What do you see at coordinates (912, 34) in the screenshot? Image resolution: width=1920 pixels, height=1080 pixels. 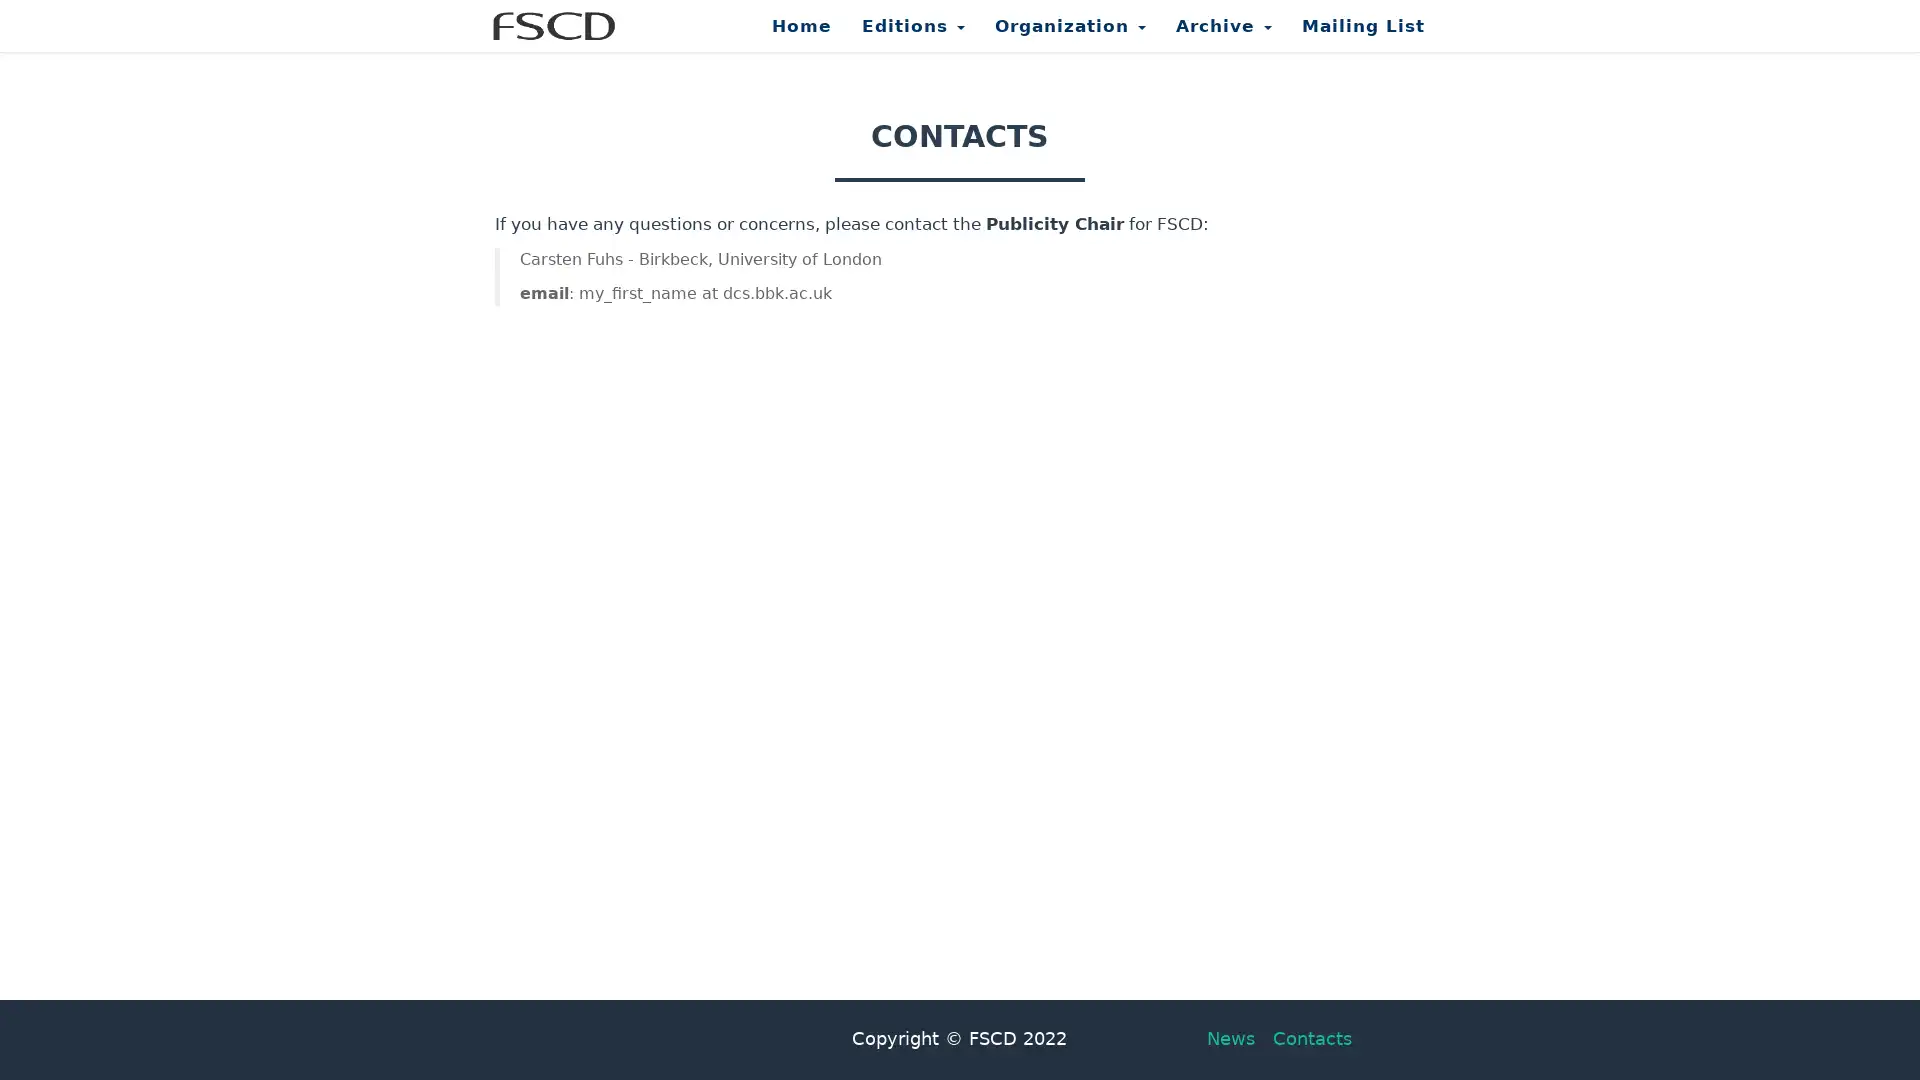 I see `Editions` at bounding box center [912, 34].